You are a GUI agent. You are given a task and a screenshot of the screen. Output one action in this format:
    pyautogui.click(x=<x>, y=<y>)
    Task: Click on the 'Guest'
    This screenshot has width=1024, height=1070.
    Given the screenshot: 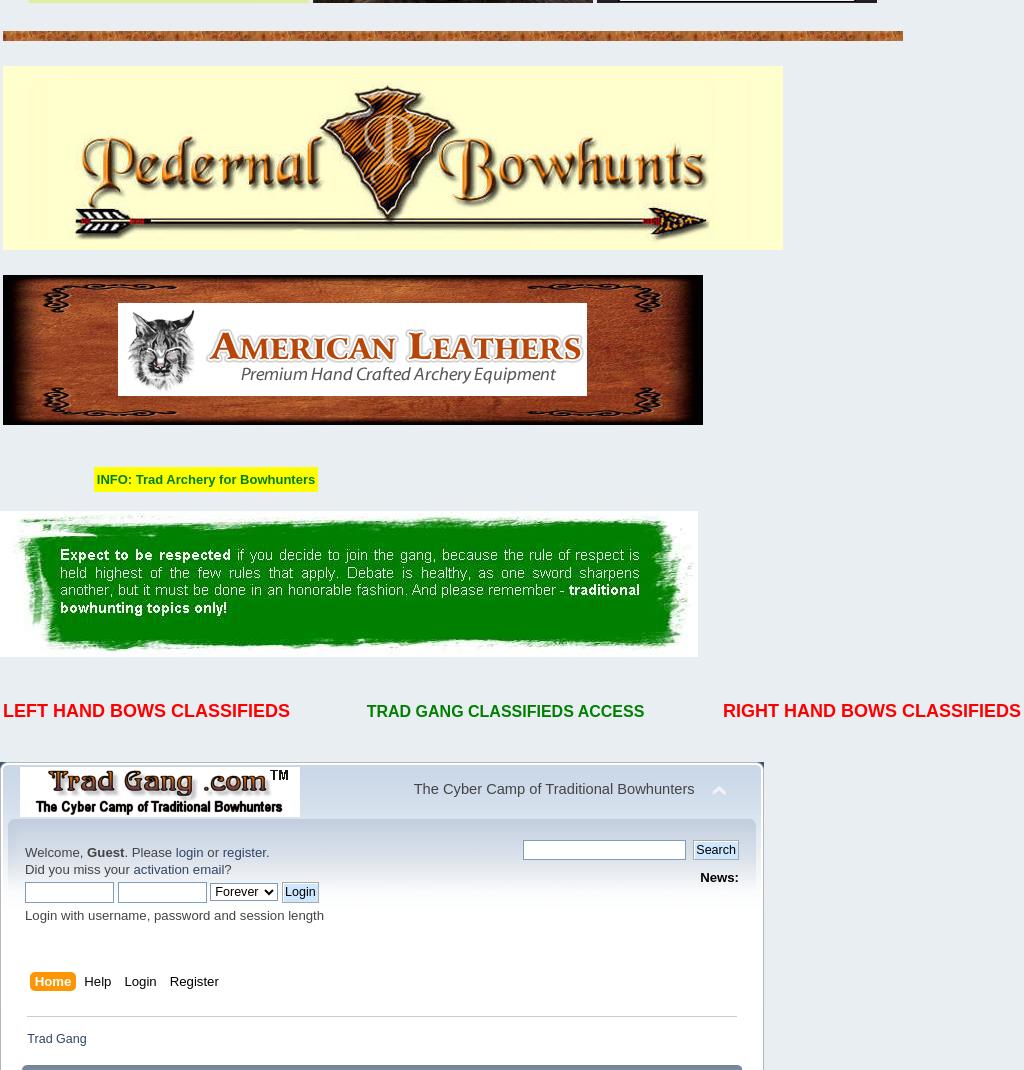 What is the action you would take?
    pyautogui.click(x=105, y=852)
    